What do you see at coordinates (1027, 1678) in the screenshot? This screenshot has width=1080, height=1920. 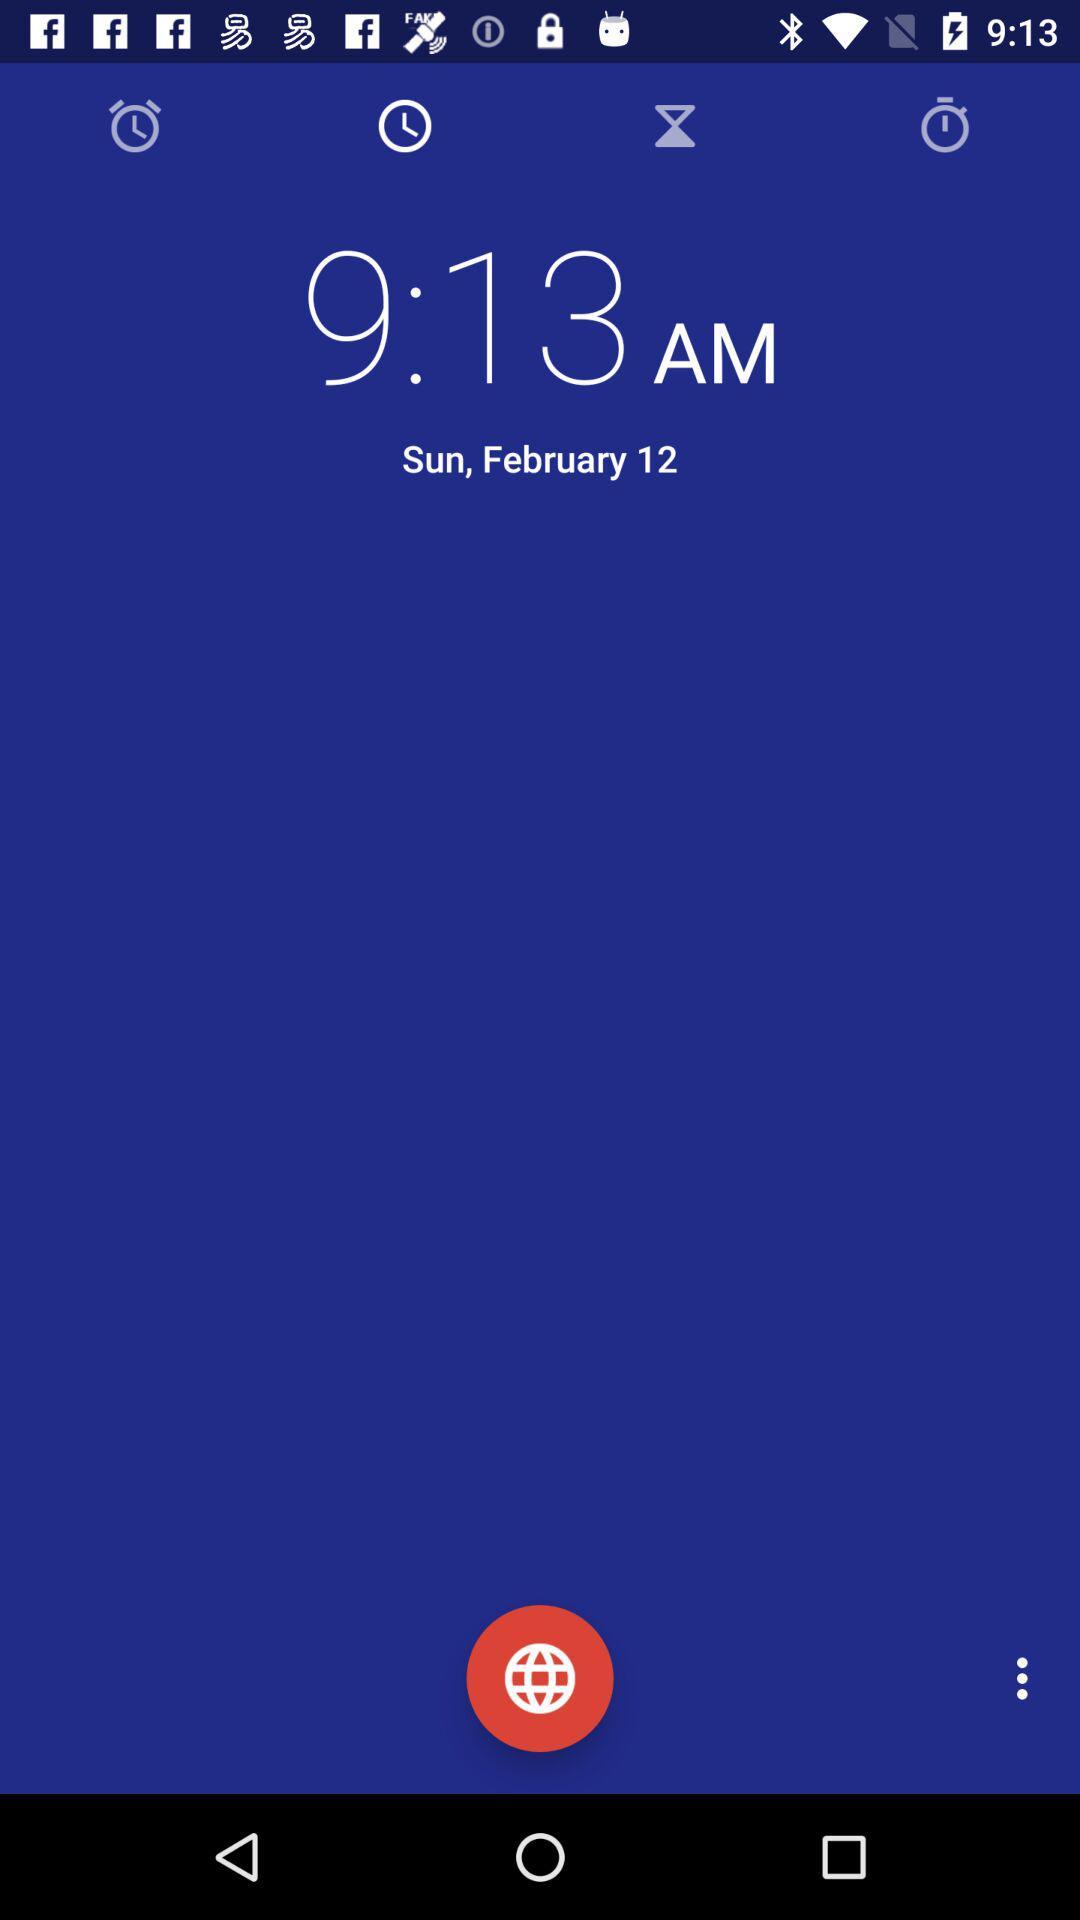 I see `the more icon` at bounding box center [1027, 1678].